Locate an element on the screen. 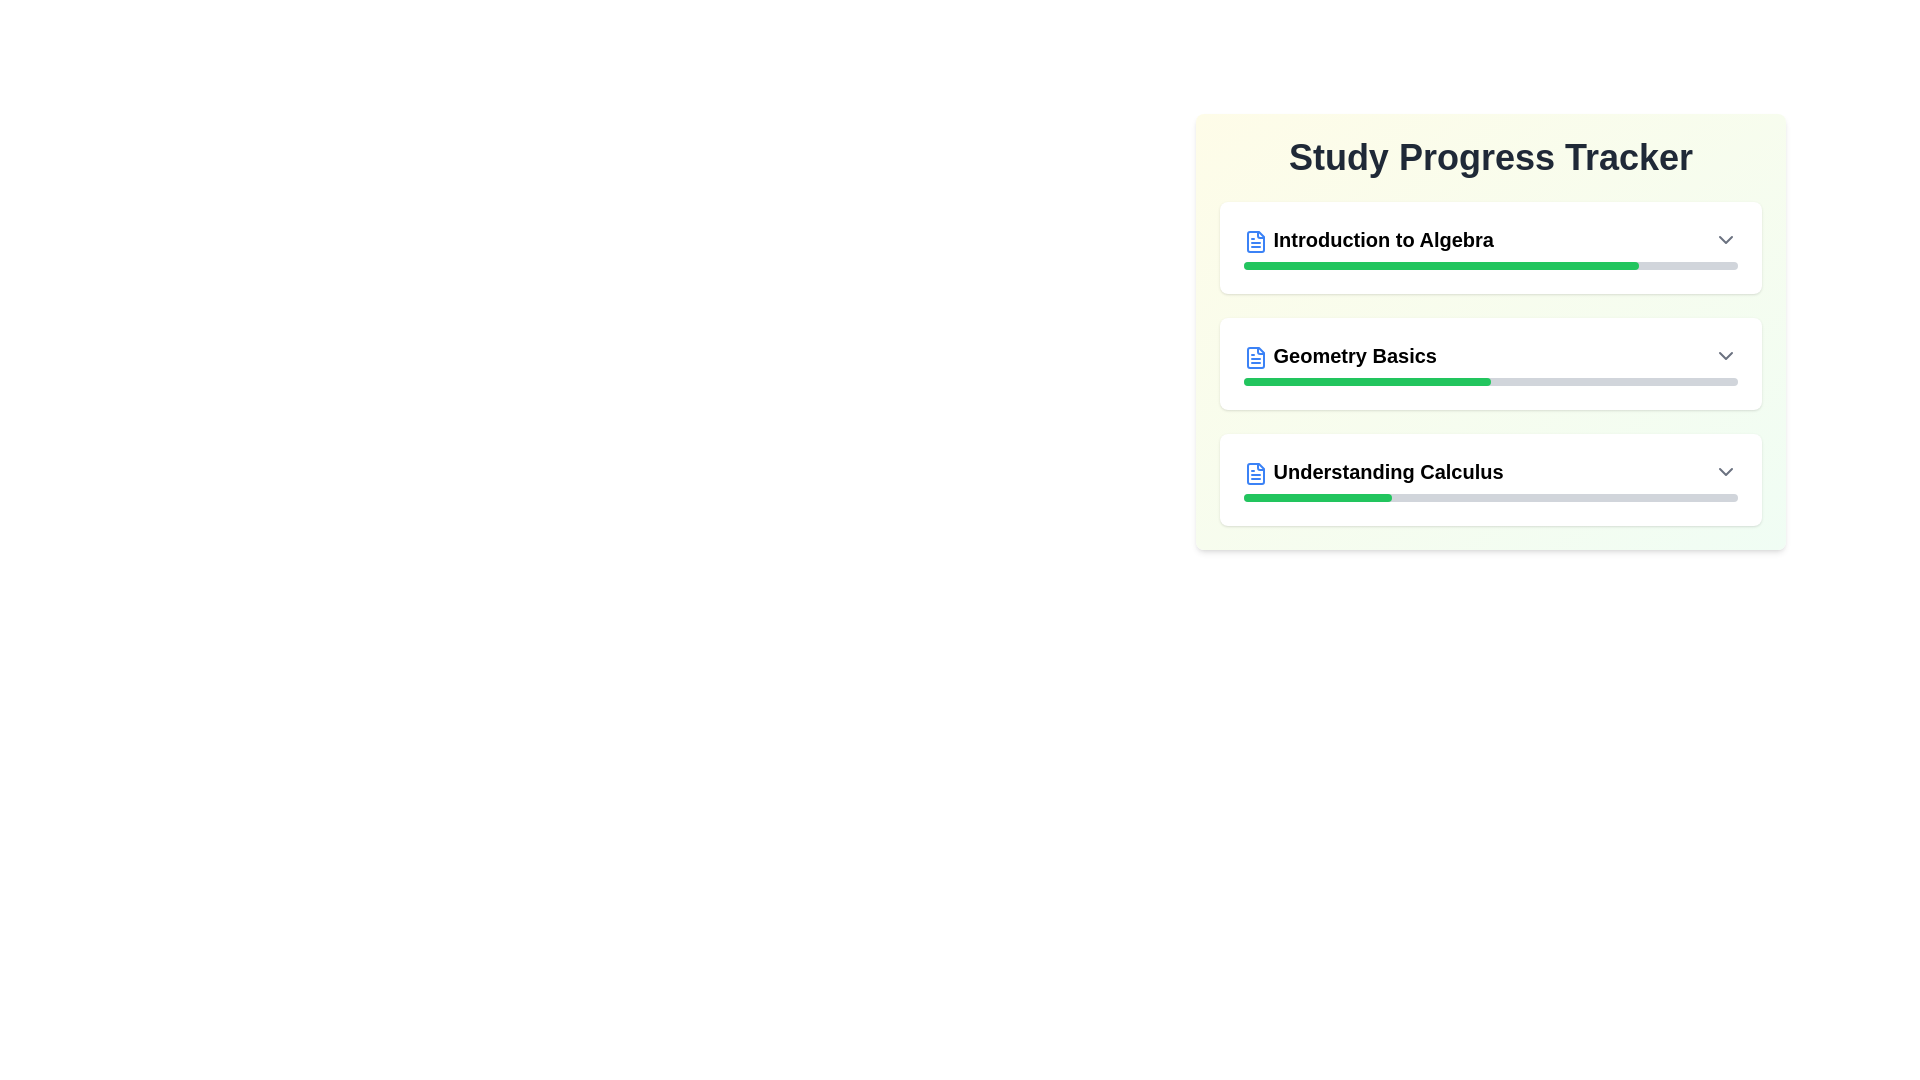 This screenshot has height=1080, width=1920. the progress information represented by the progress bar in the 'Geometry Basics' section of the 'Study Progress Tracker' interface is located at coordinates (1491, 381).